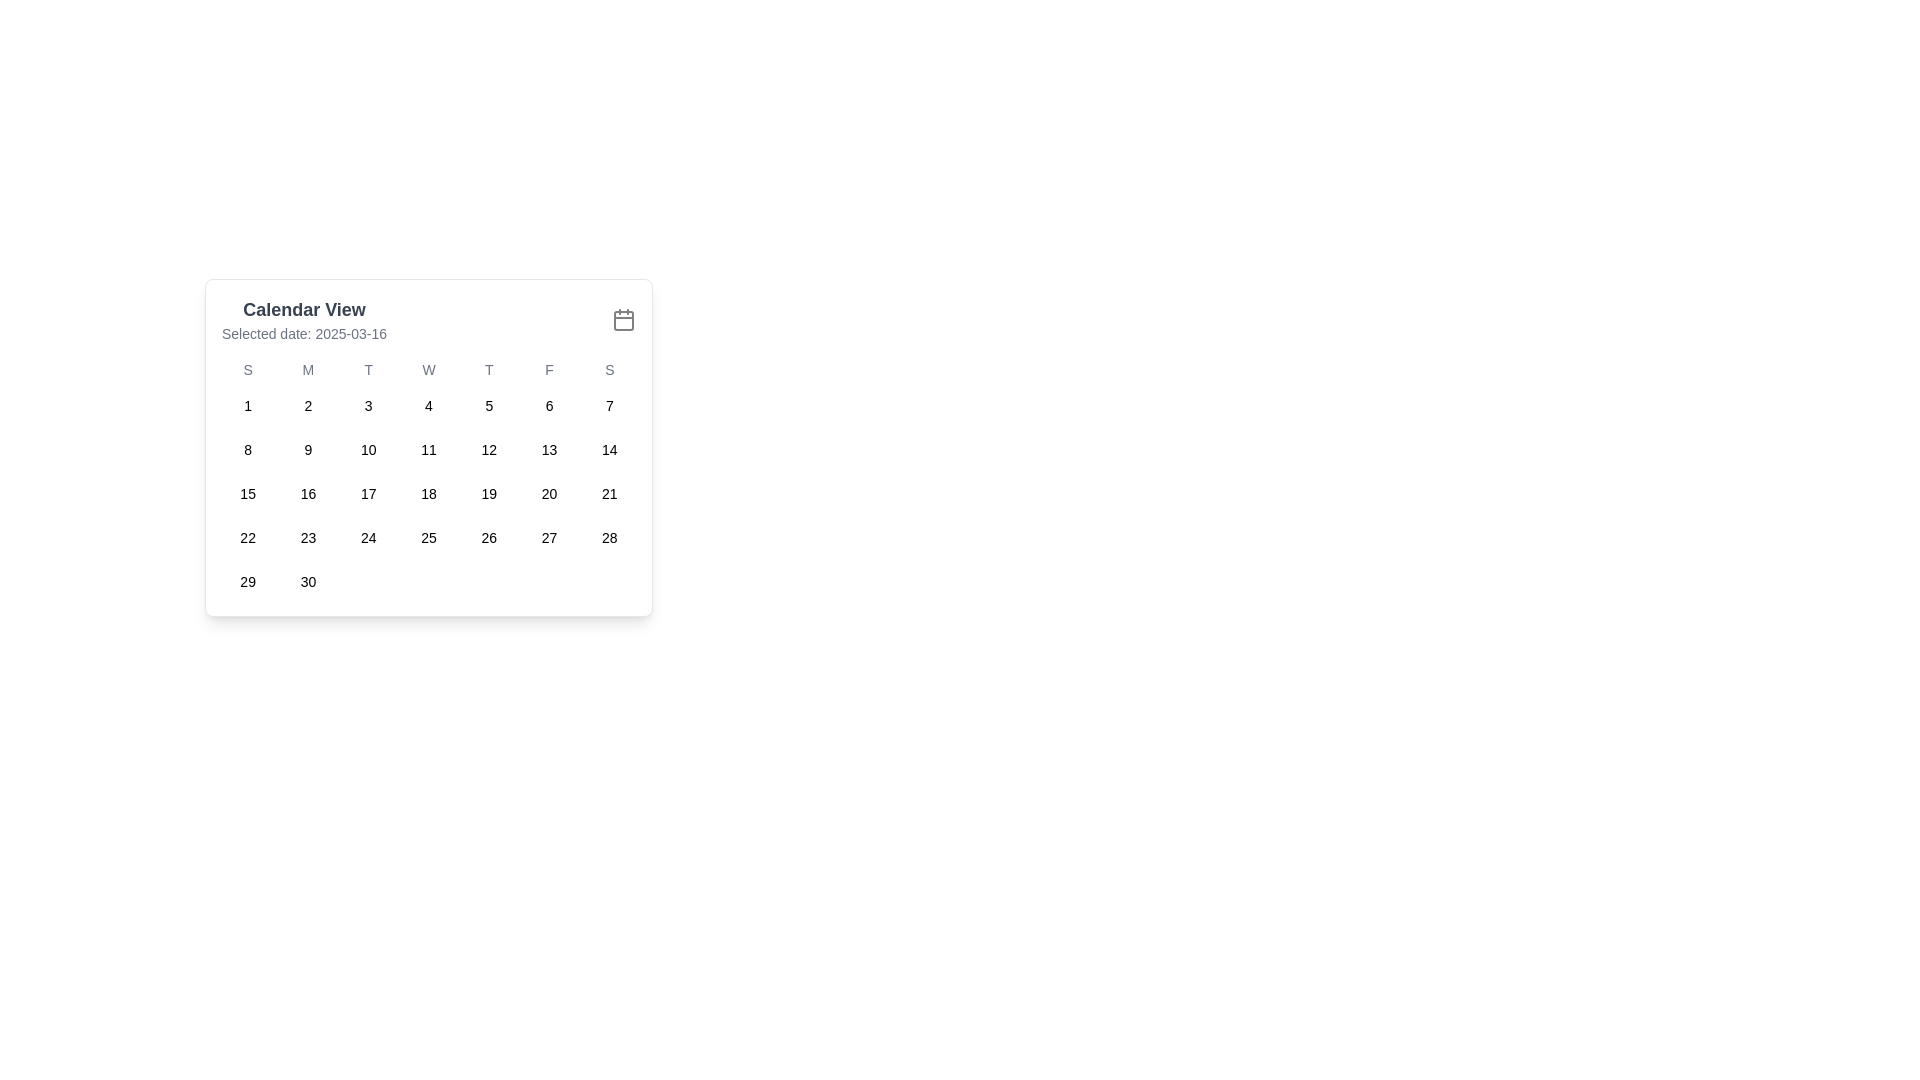  What do you see at coordinates (247, 405) in the screenshot?
I see `the calendar date button located in the first column of the grid layout, which represents a specific date in the monthly calendar view` at bounding box center [247, 405].